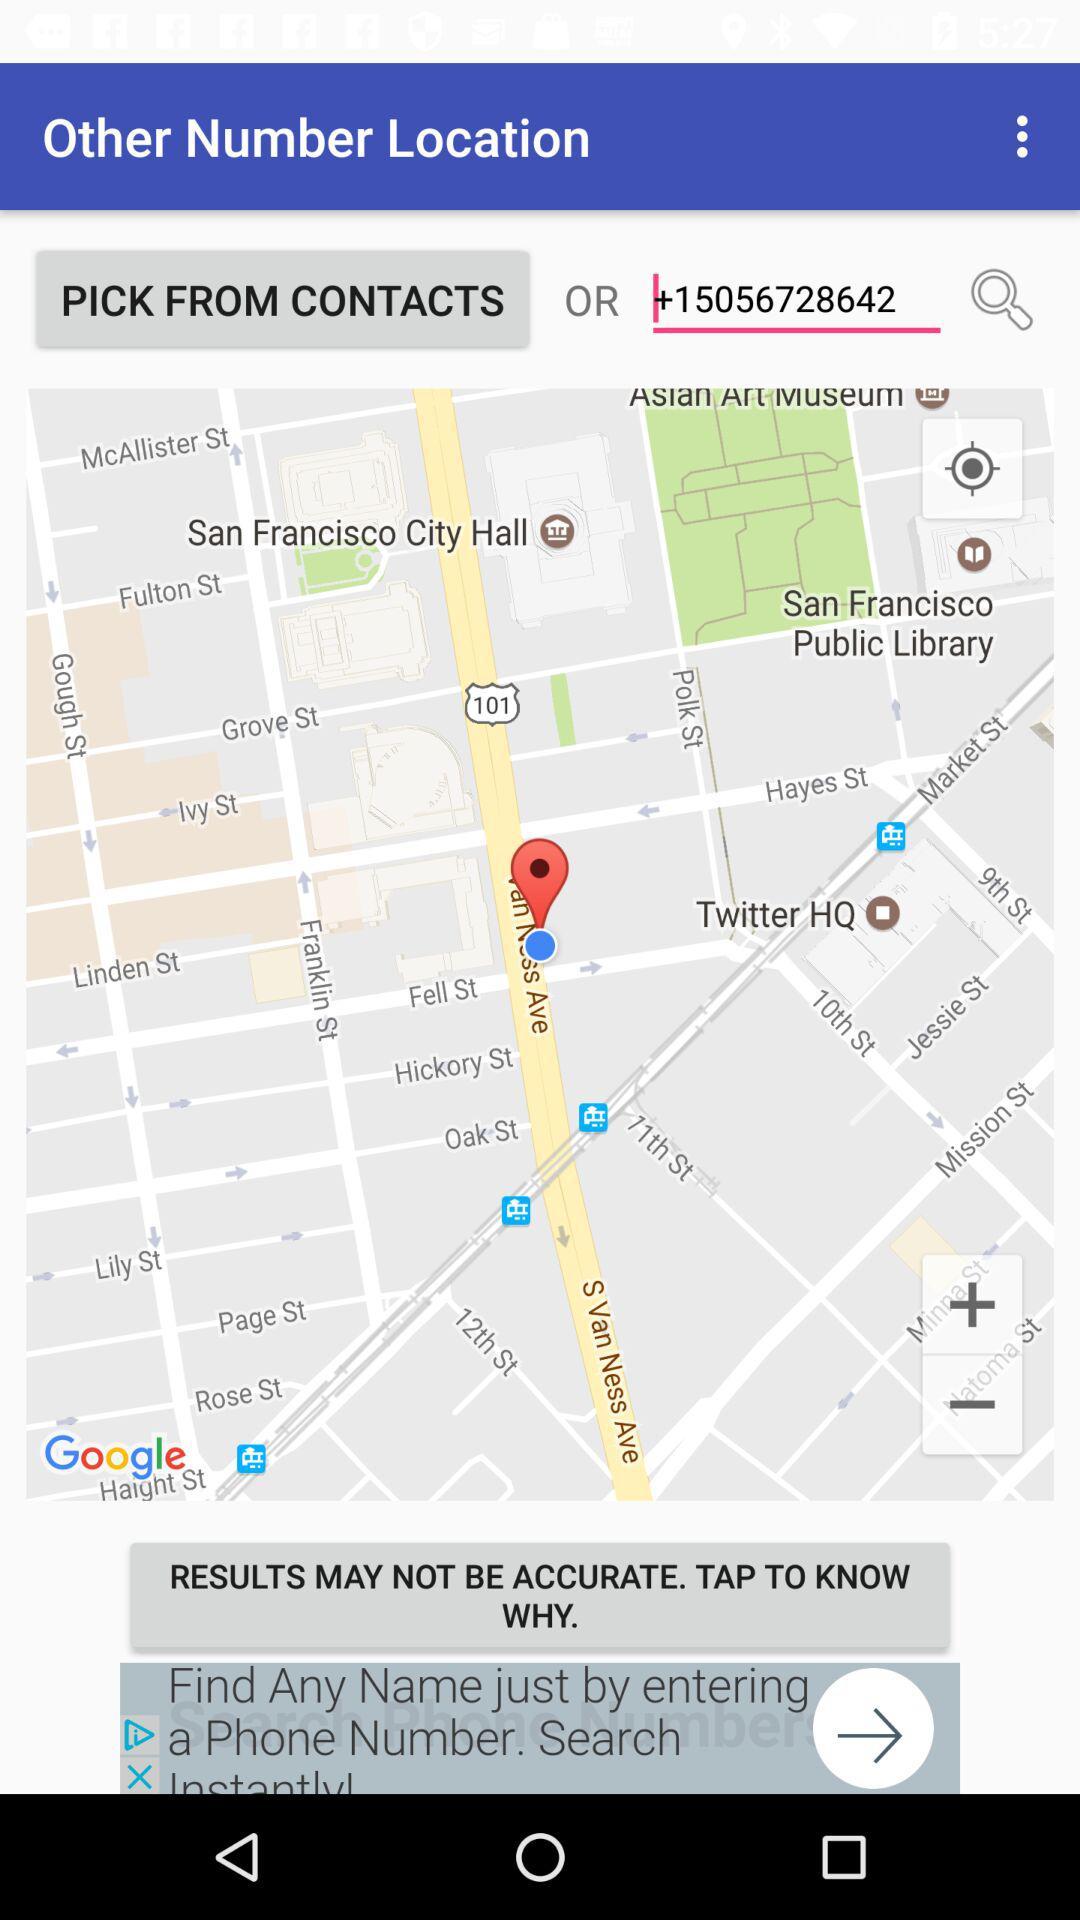  Describe the element at coordinates (1002, 298) in the screenshot. I see `search contact` at that location.